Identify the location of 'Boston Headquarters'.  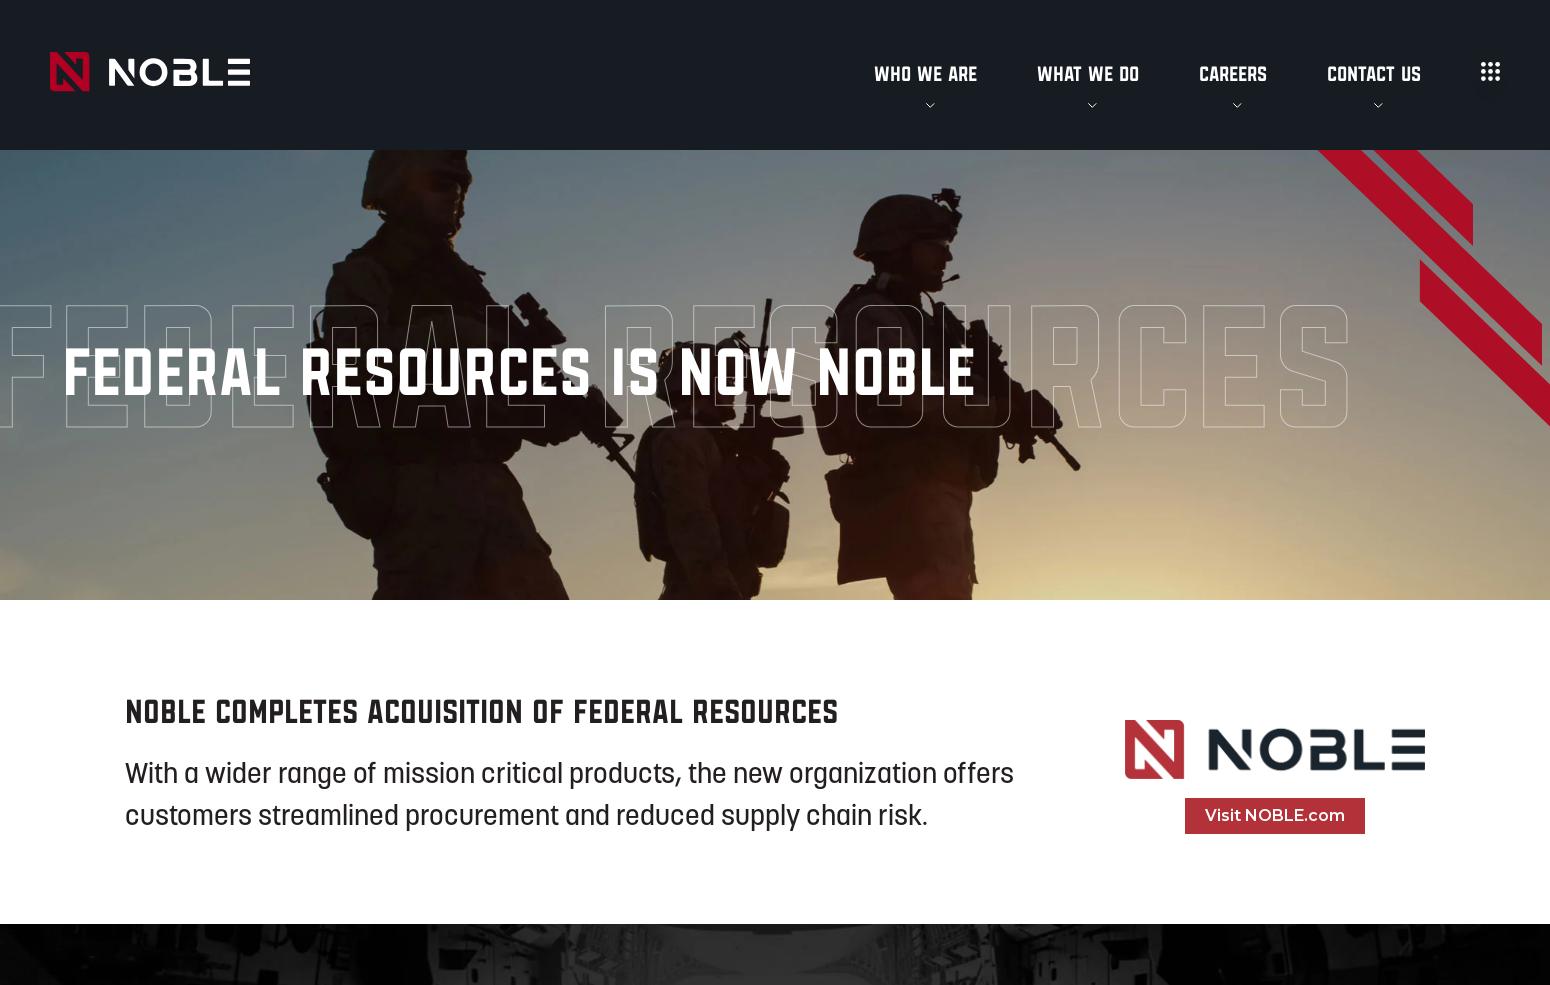
(1139, 375).